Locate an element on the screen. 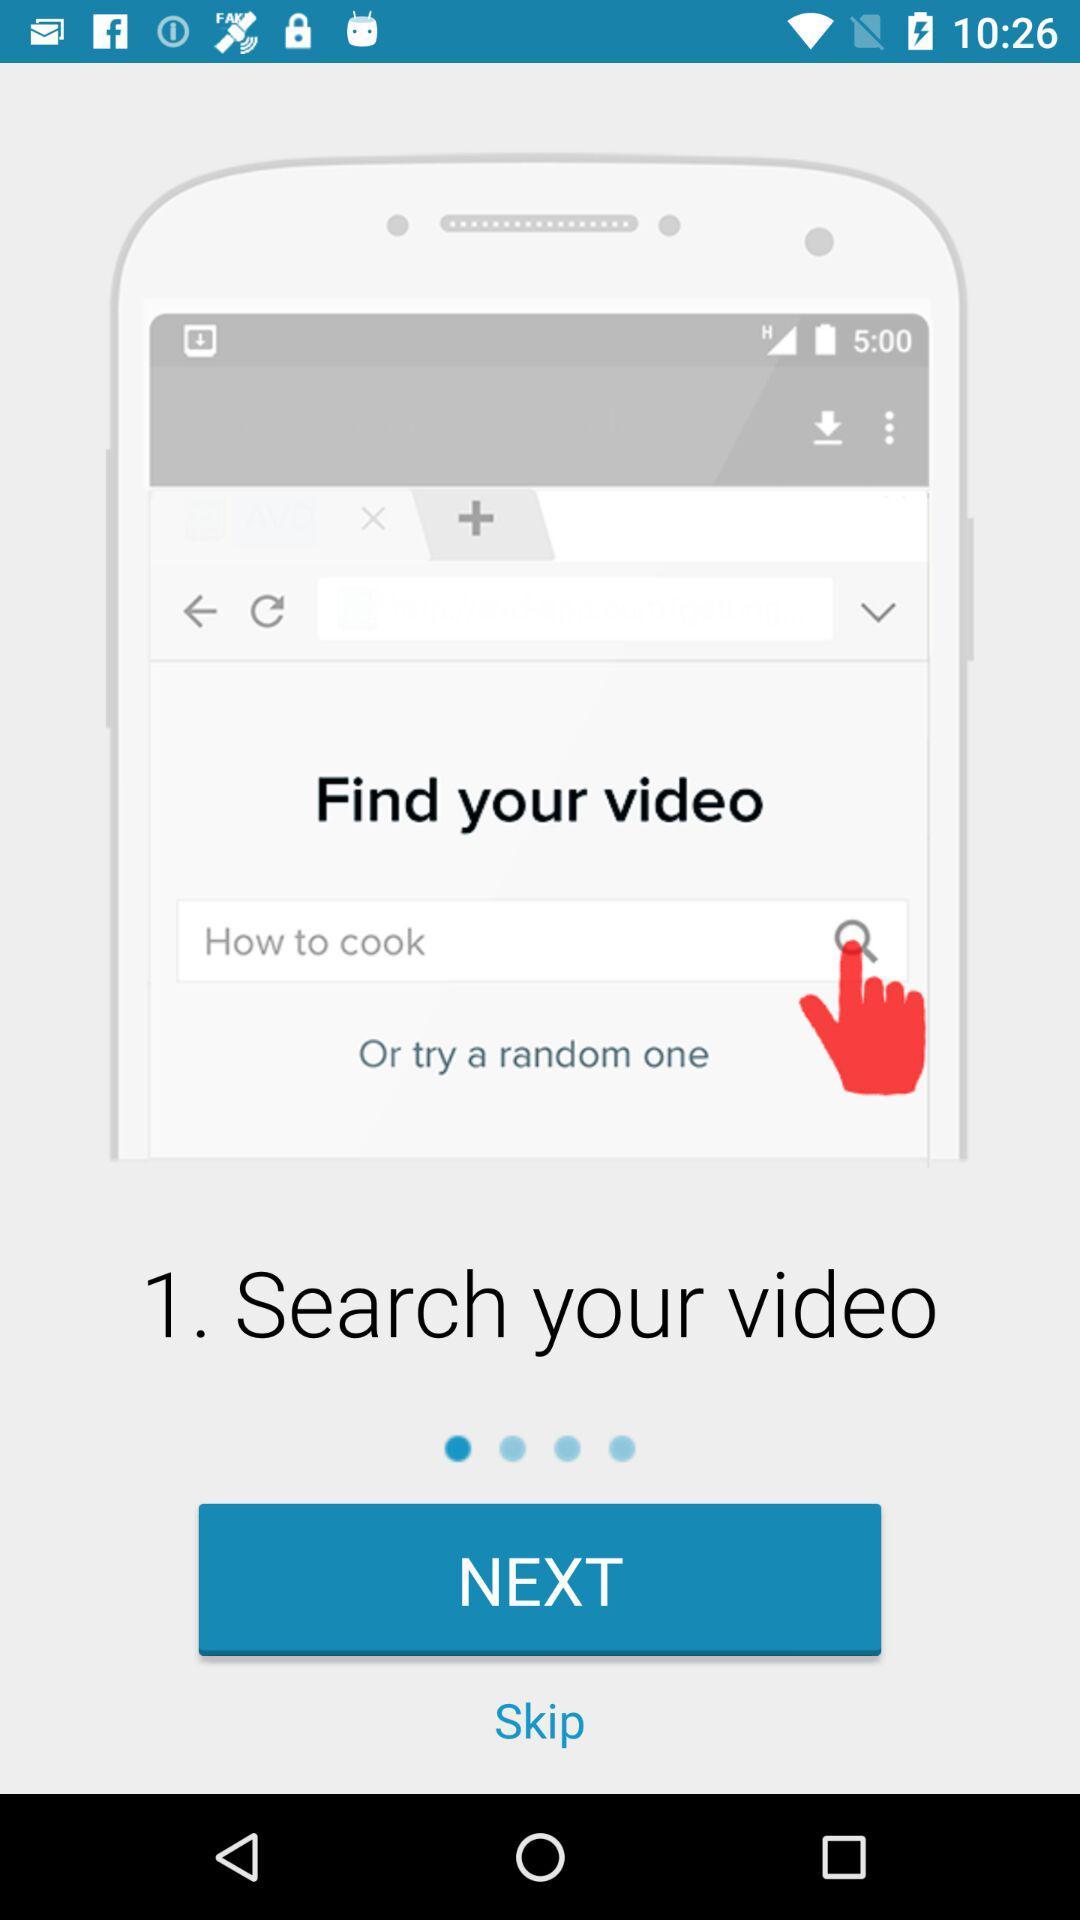  the next is located at coordinates (540, 1578).